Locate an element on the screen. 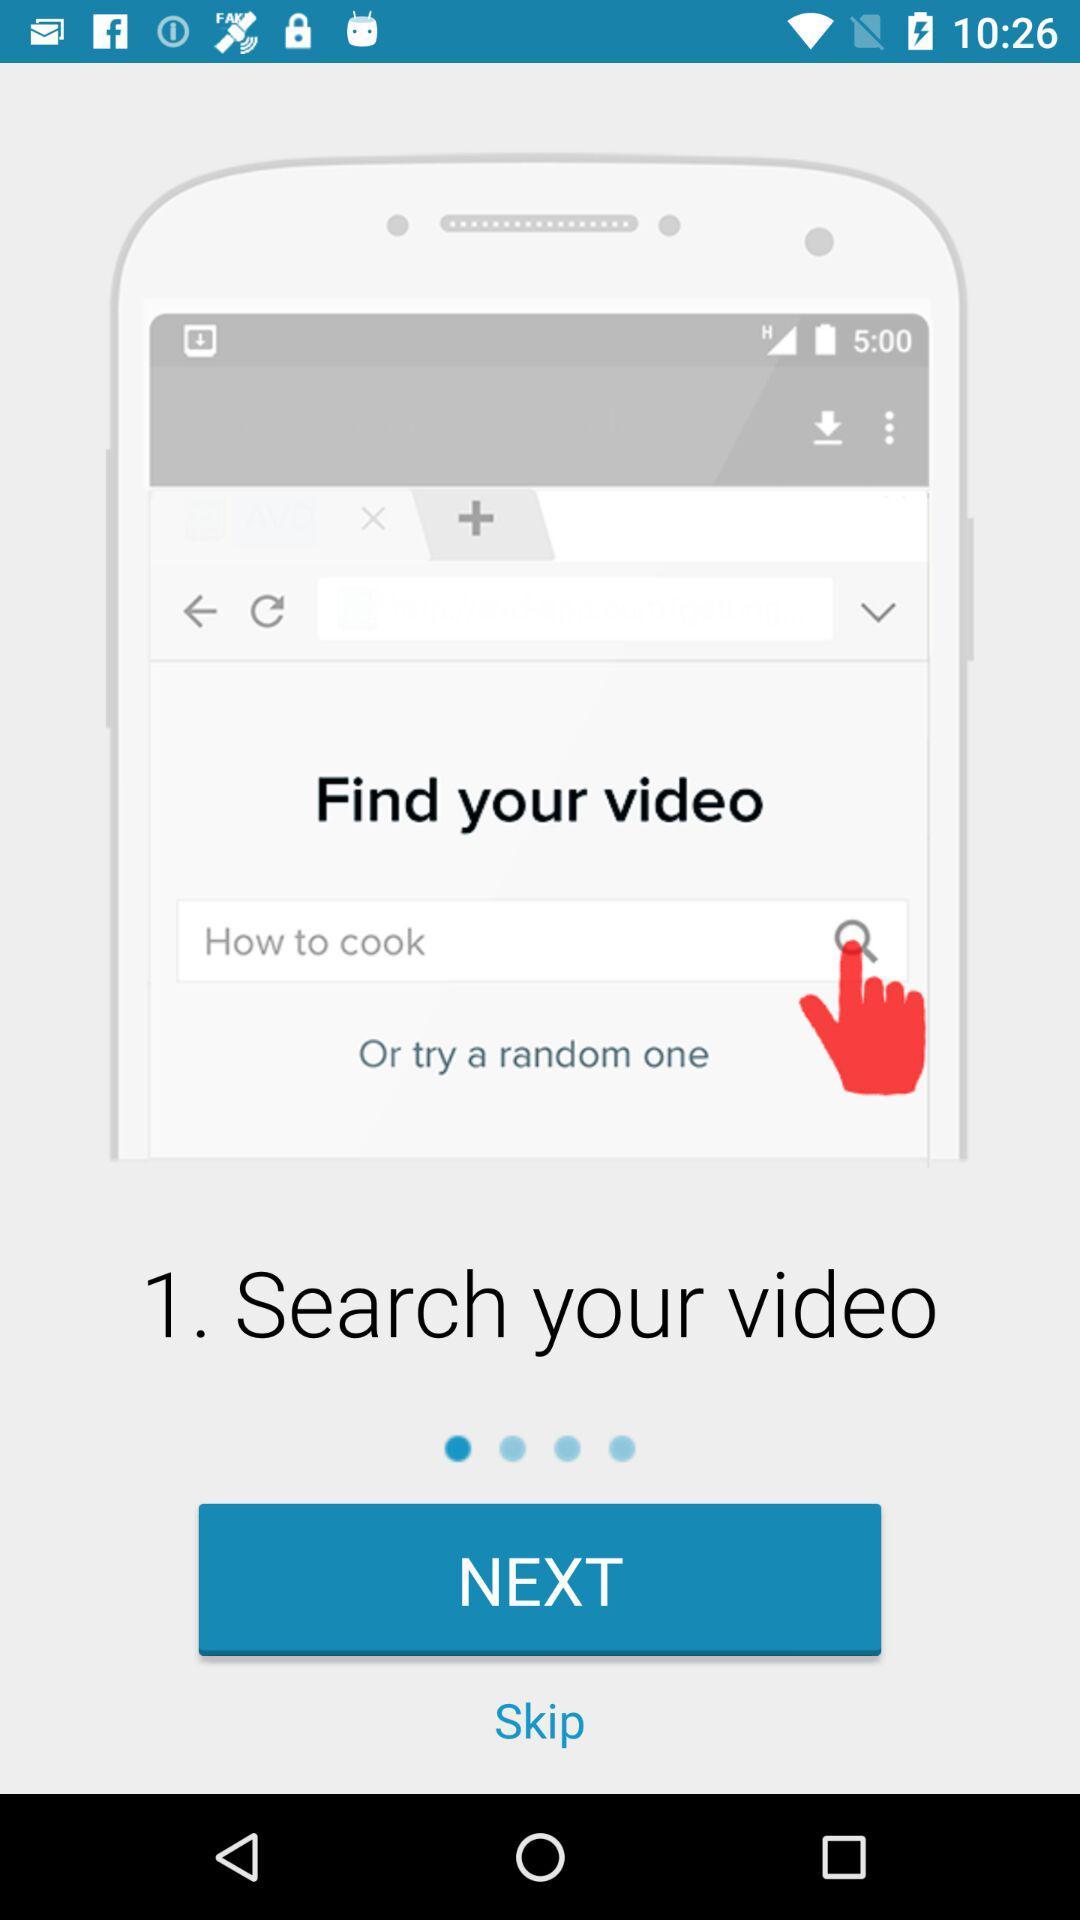  the next is located at coordinates (540, 1578).